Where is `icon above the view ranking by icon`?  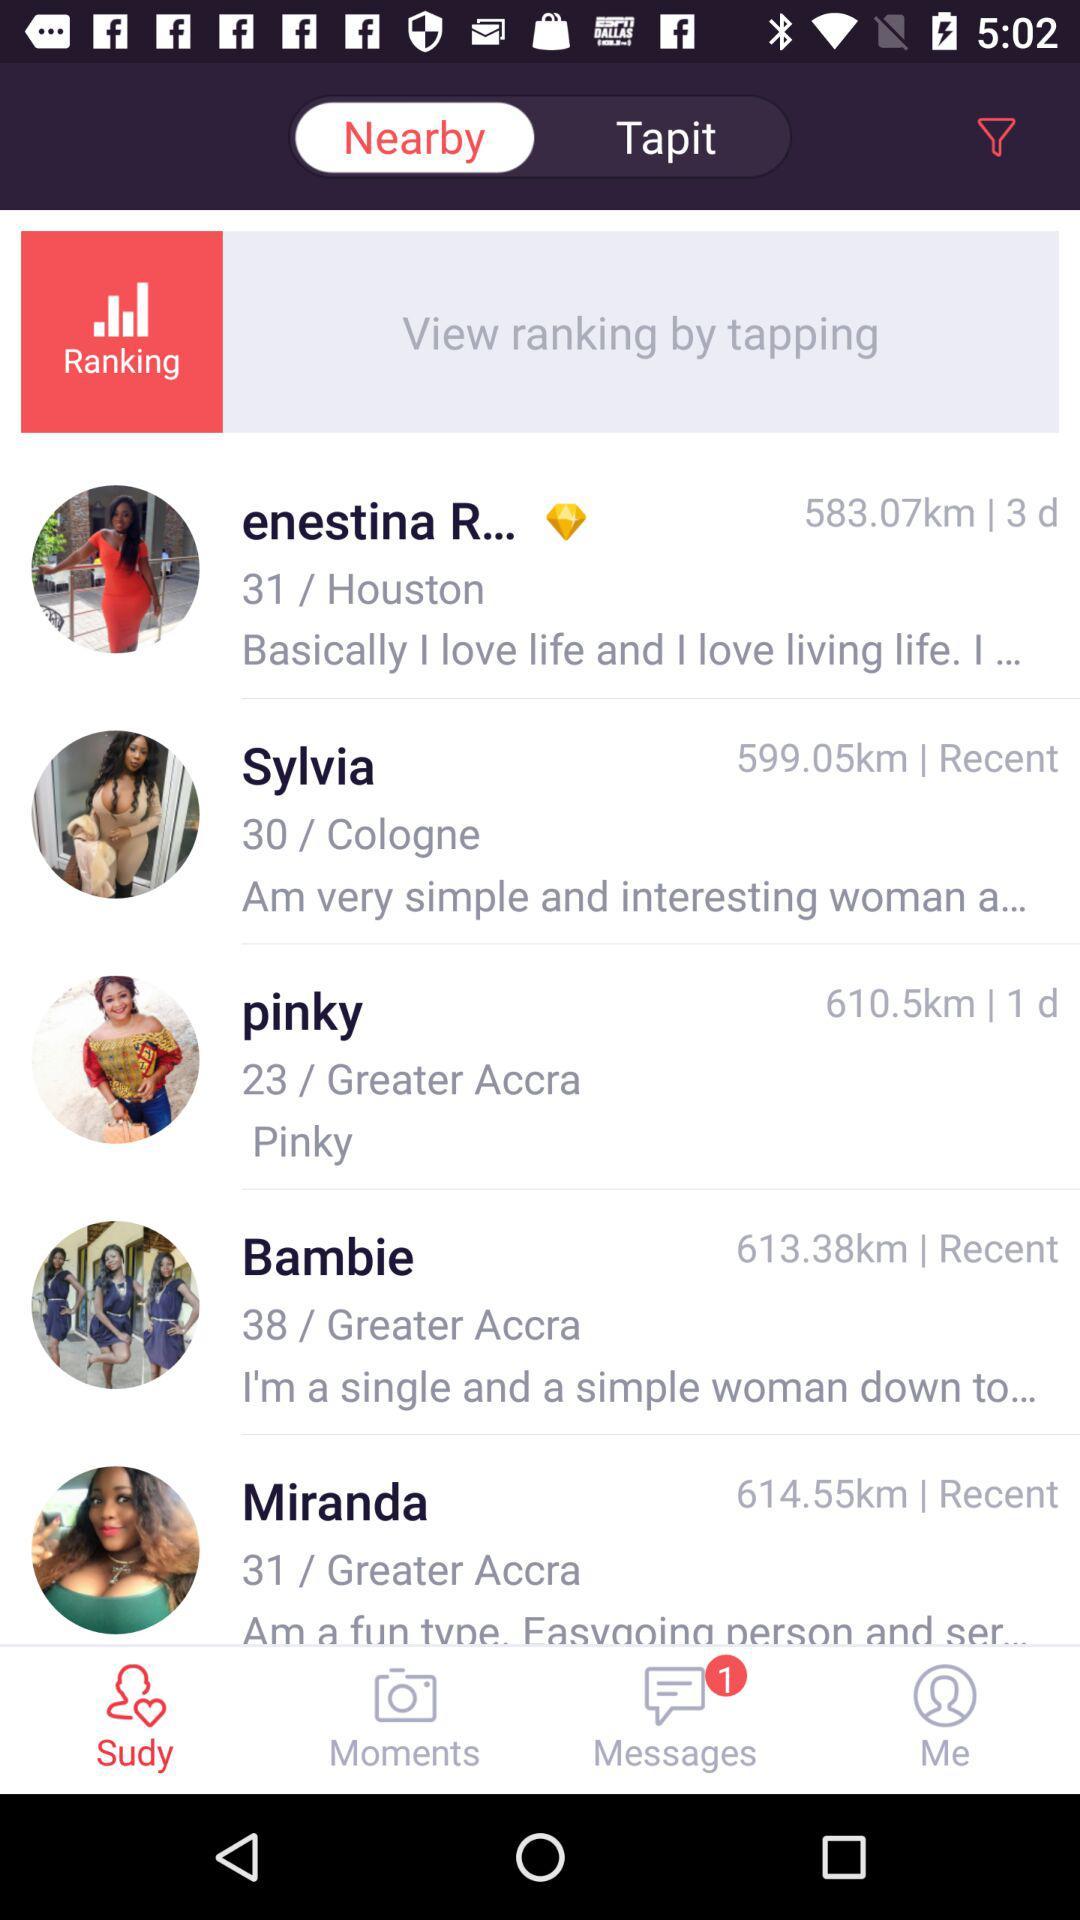 icon above the view ranking by icon is located at coordinates (666, 135).